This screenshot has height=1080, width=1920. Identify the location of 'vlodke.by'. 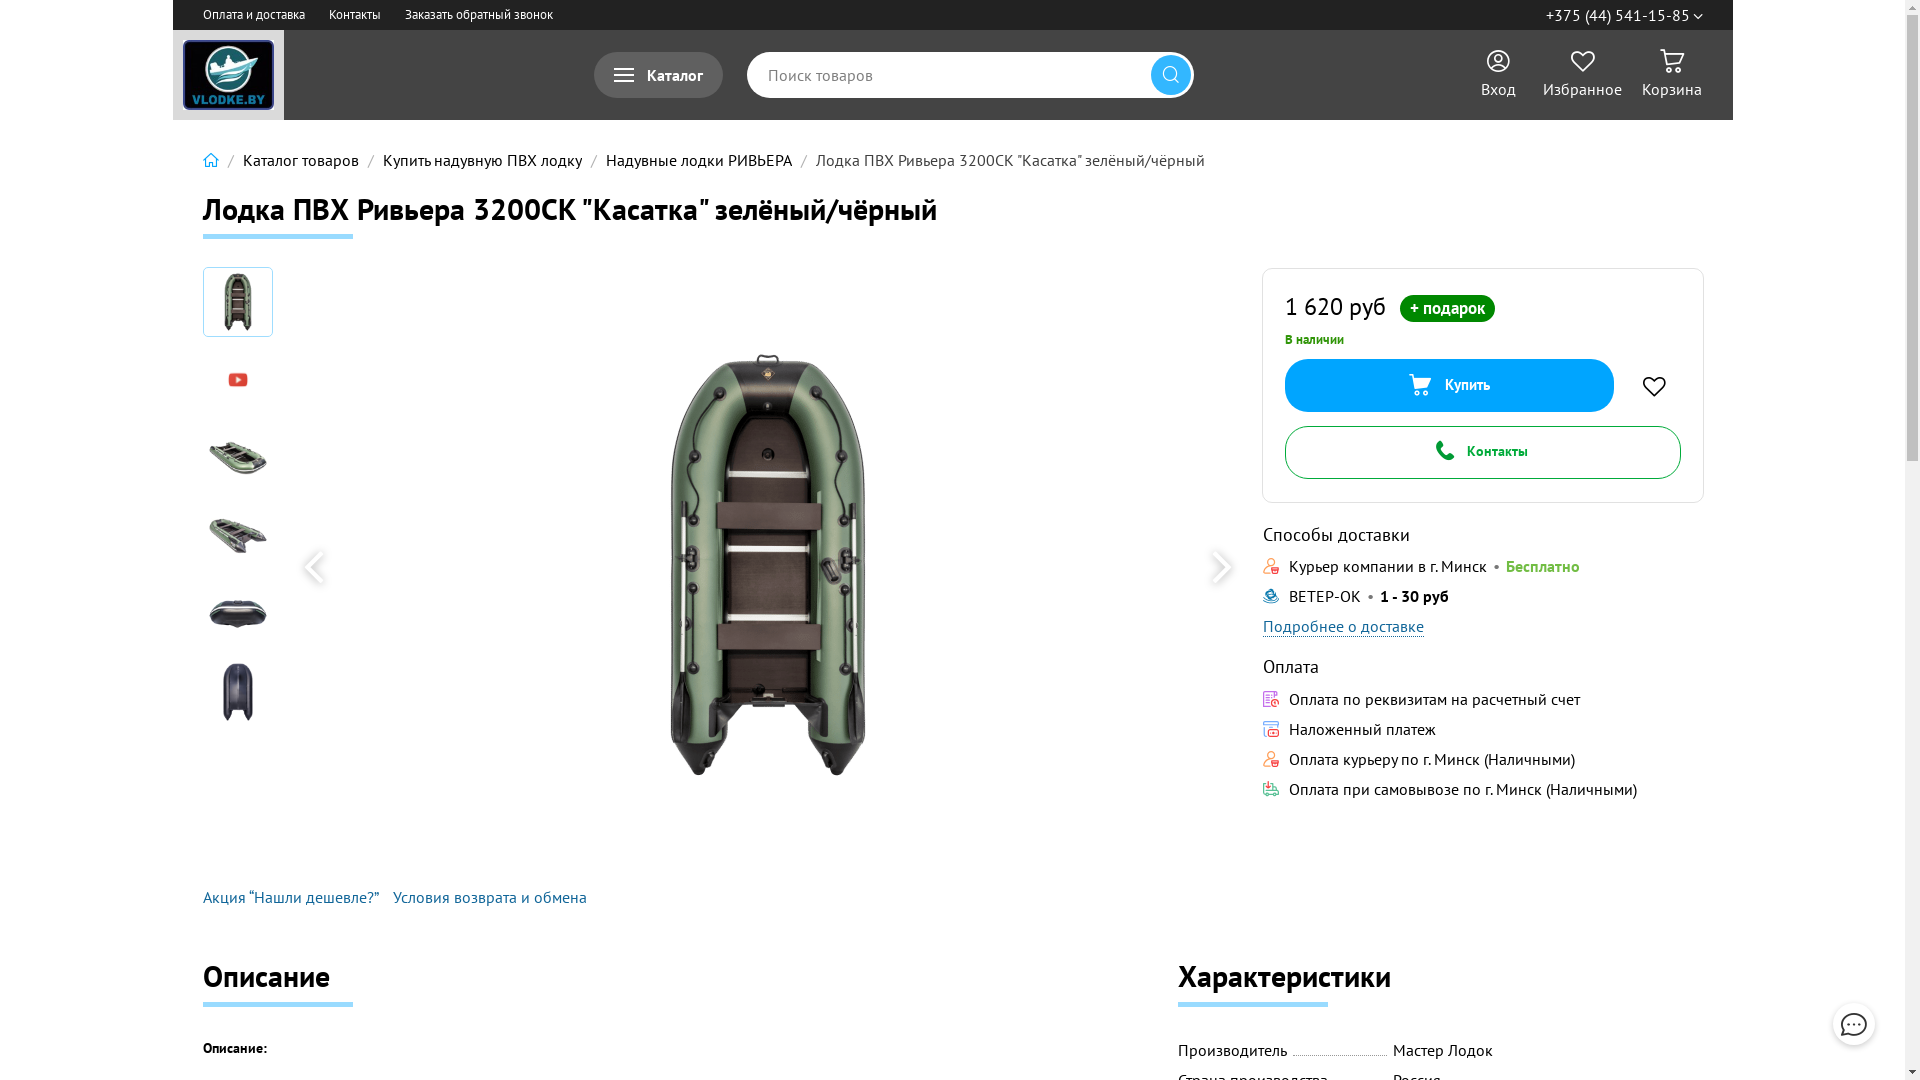
(227, 73).